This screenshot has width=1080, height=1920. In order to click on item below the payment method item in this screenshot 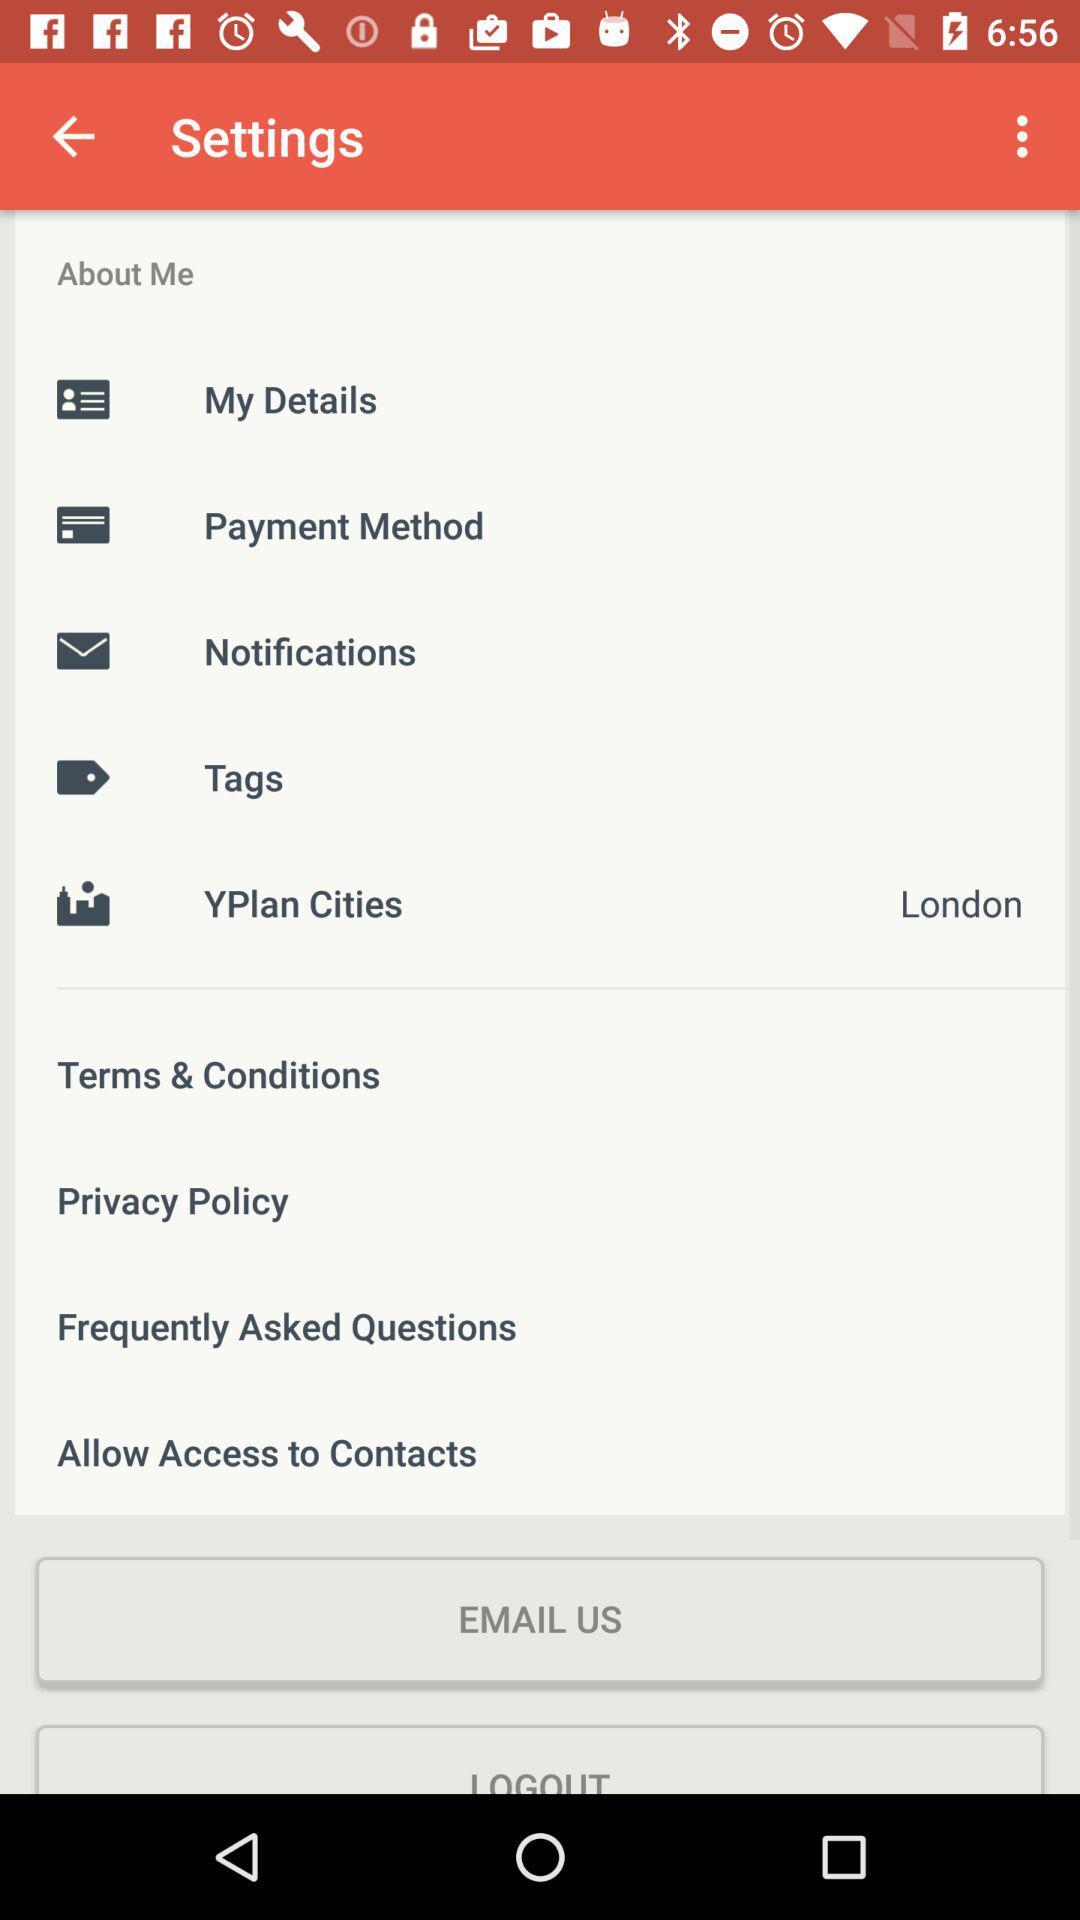, I will do `click(540, 651)`.